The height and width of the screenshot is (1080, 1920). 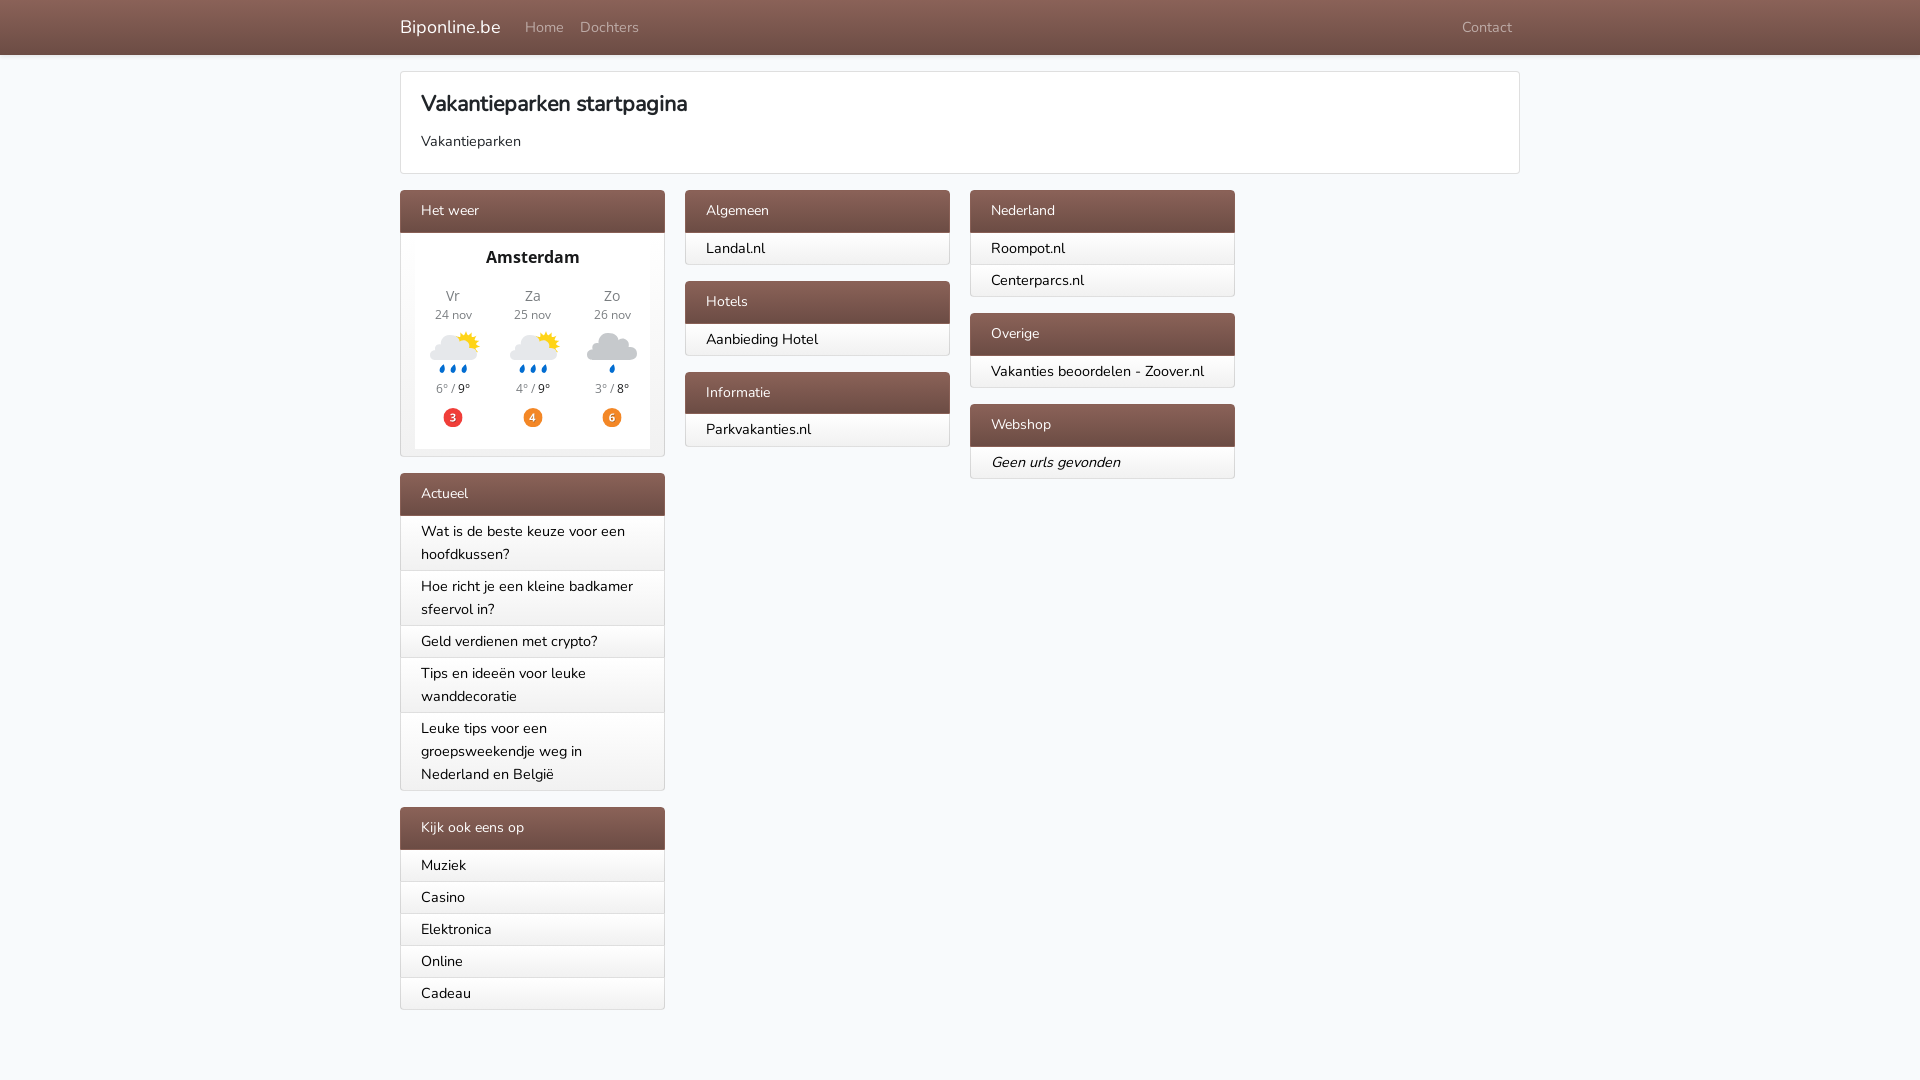 I want to click on 'Elektronica', so click(x=532, y=929).